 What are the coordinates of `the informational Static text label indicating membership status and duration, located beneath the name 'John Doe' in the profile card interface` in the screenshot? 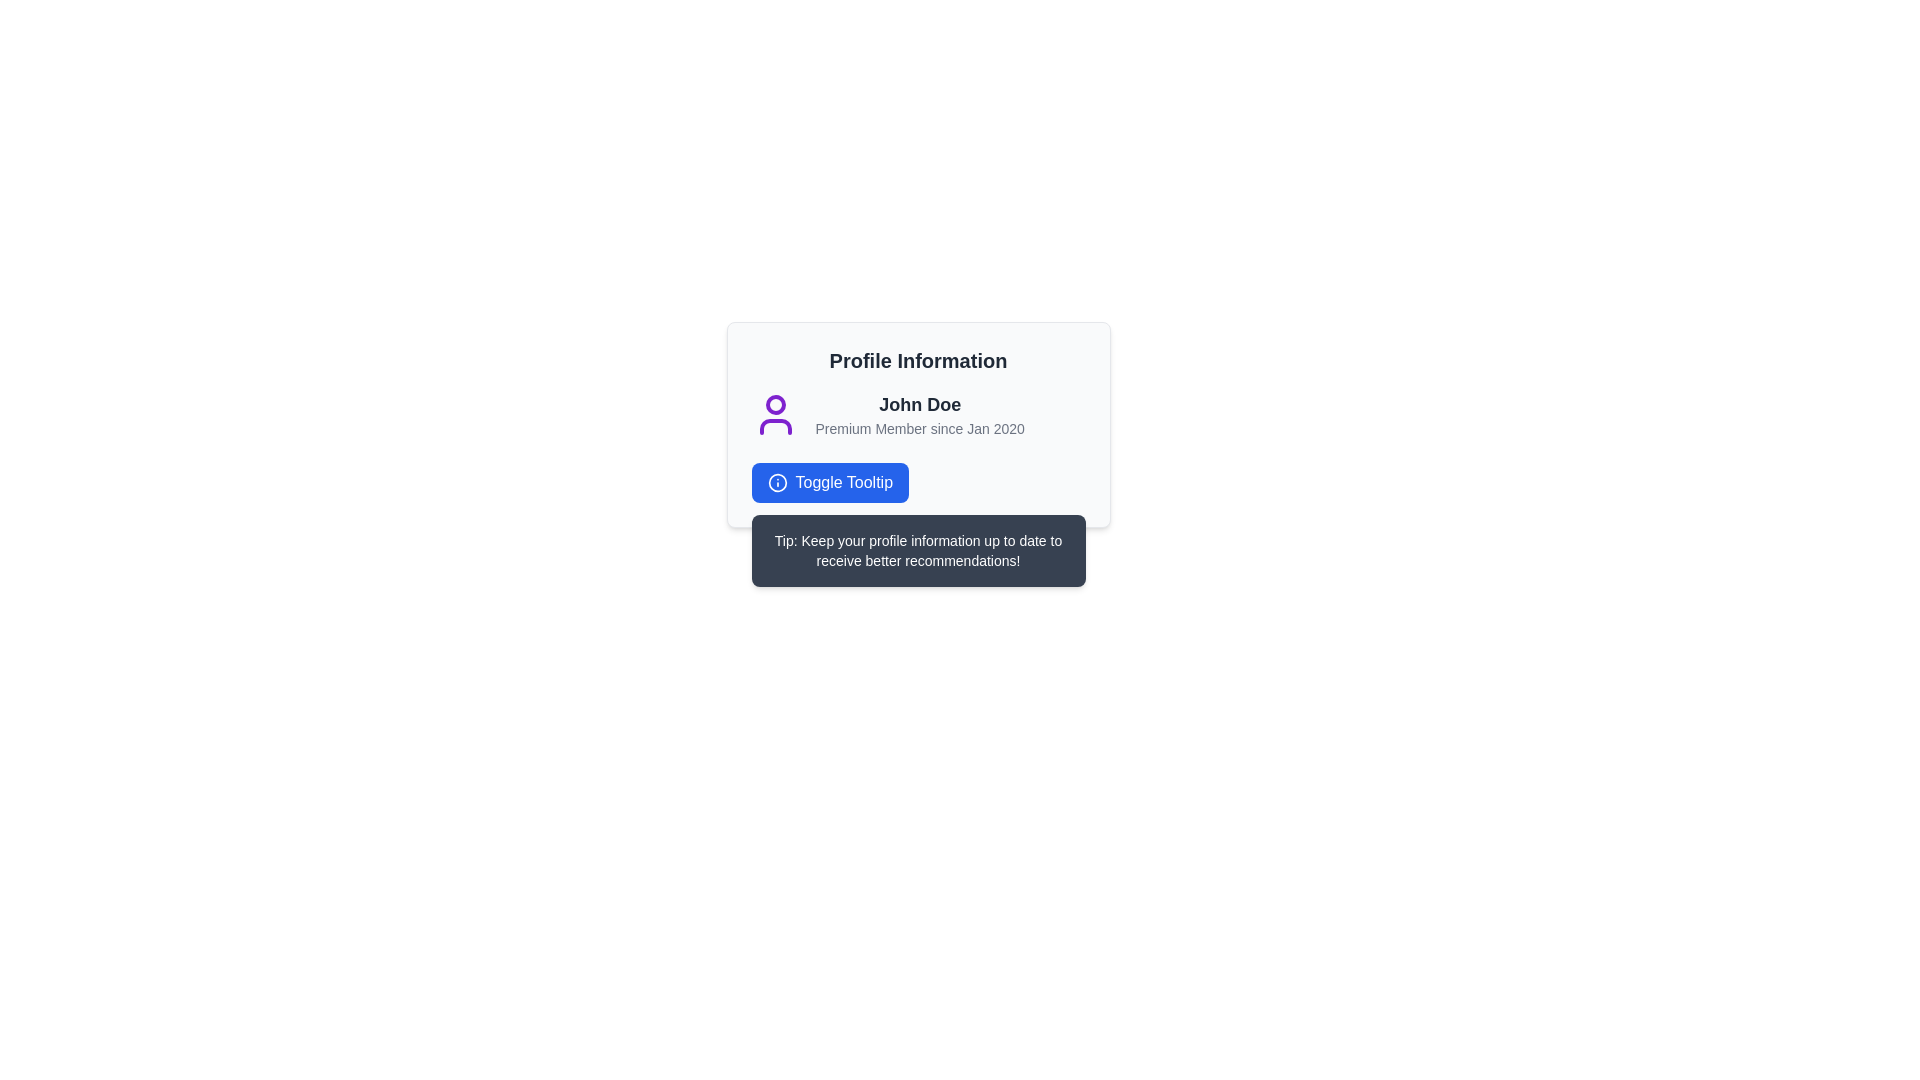 It's located at (919, 427).